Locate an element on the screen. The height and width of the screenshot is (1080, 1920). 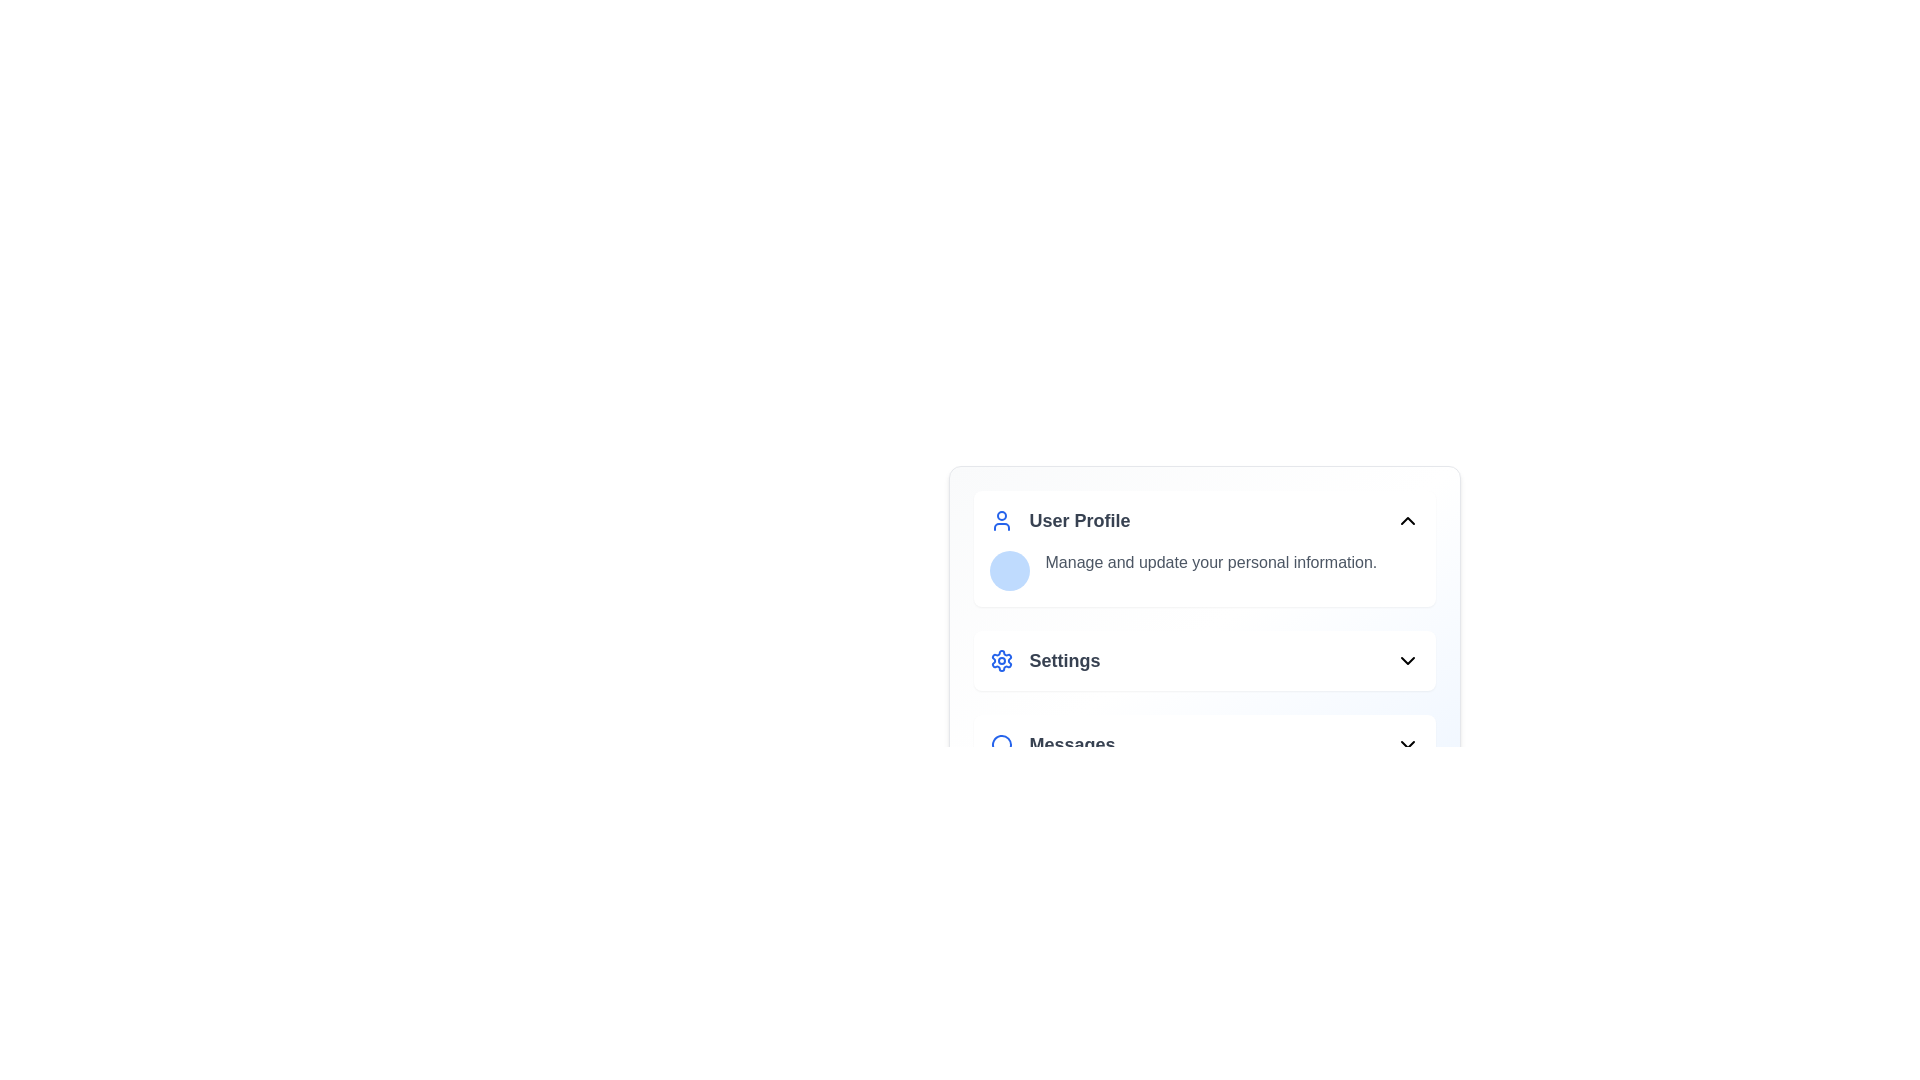
the profile section text label is located at coordinates (1059, 519).